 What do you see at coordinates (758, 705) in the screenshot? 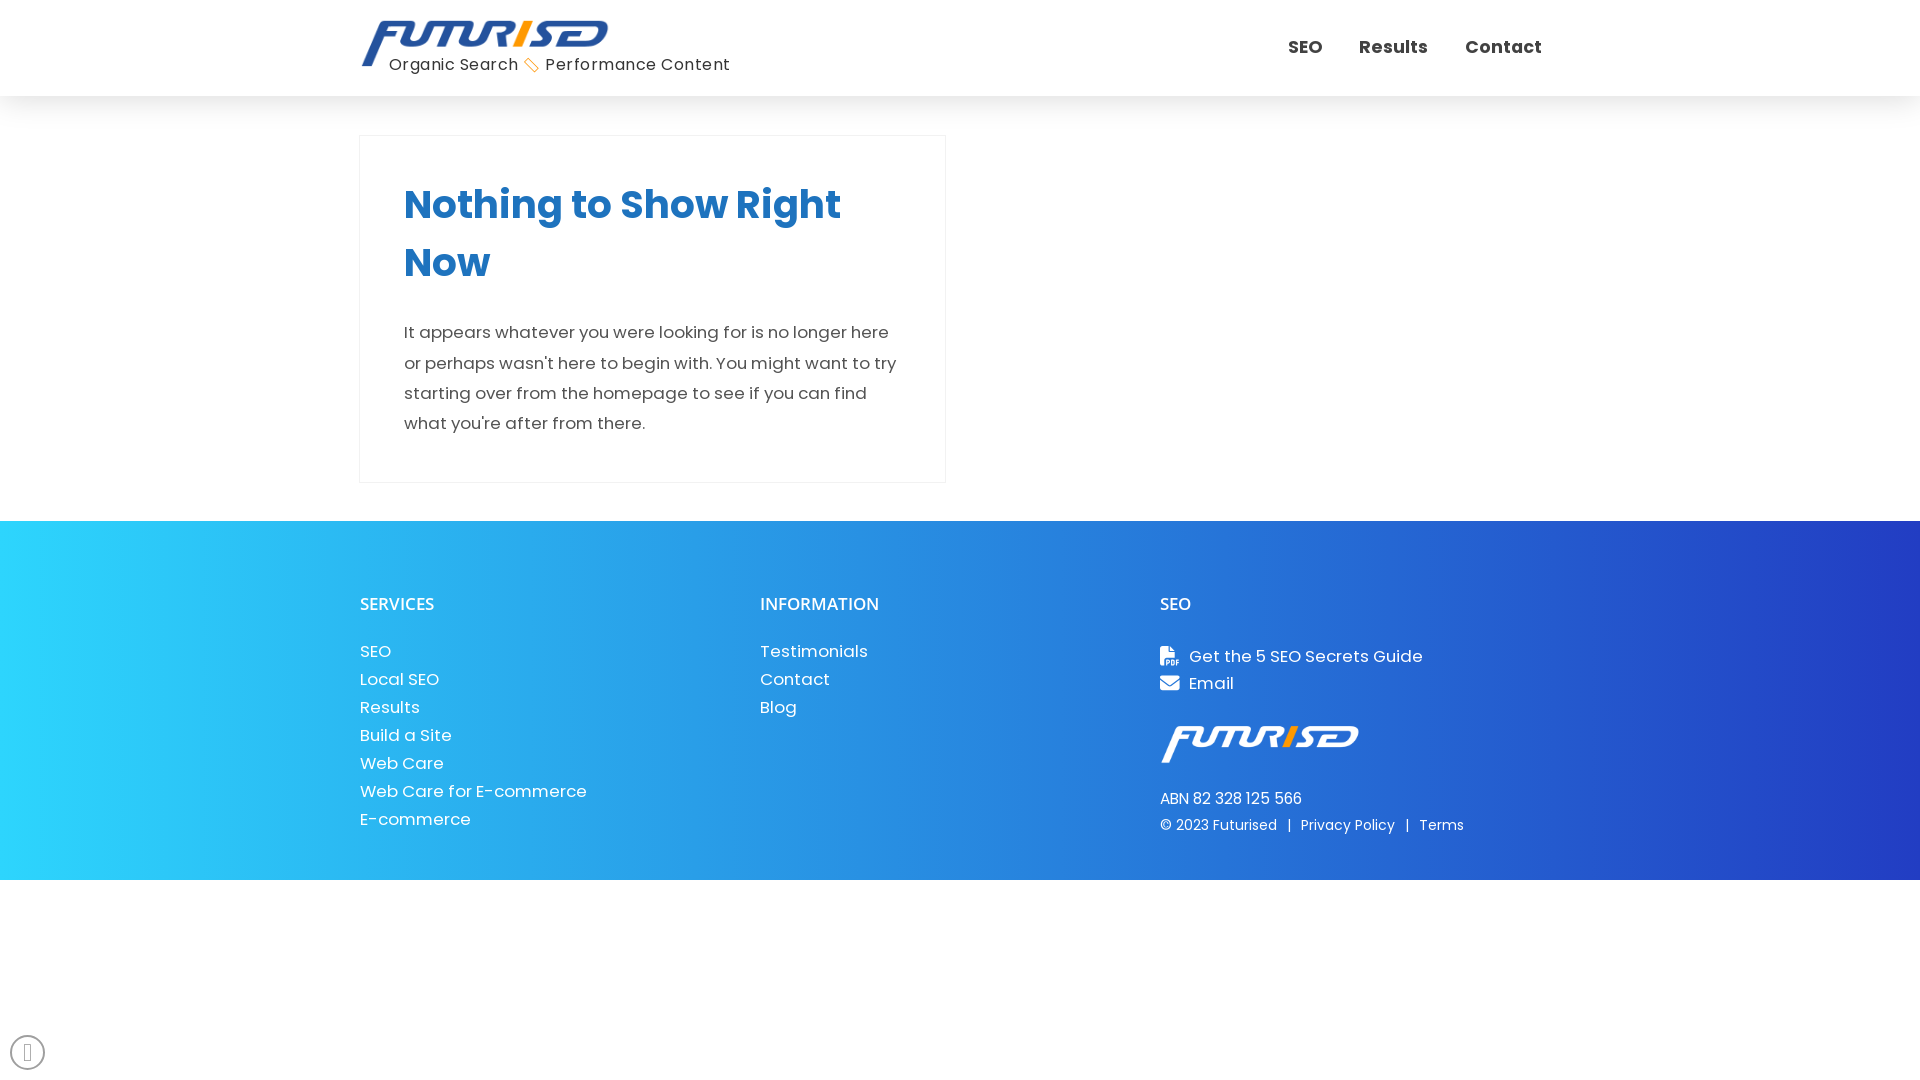
I see `'Blog'` at bounding box center [758, 705].